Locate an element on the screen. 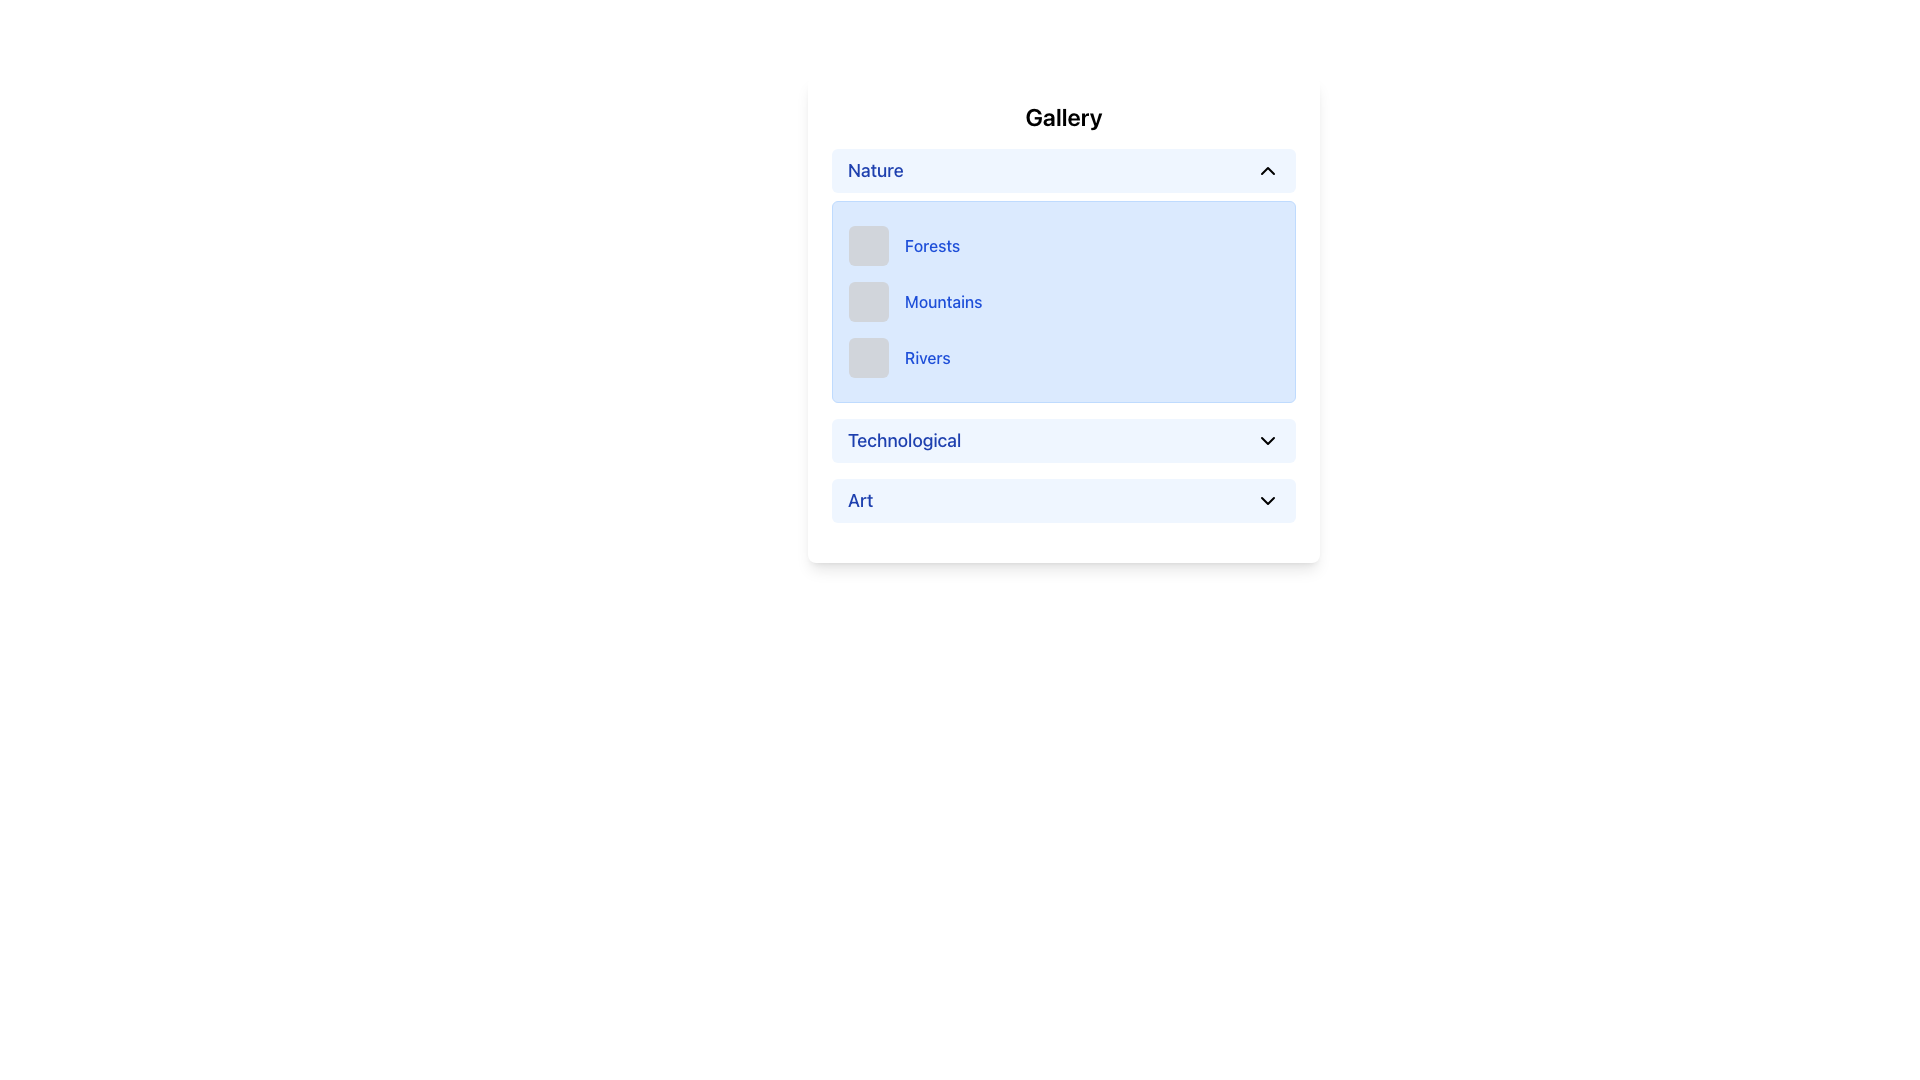  the text label that serves as a category label or navigation link is located at coordinates (903, 439).